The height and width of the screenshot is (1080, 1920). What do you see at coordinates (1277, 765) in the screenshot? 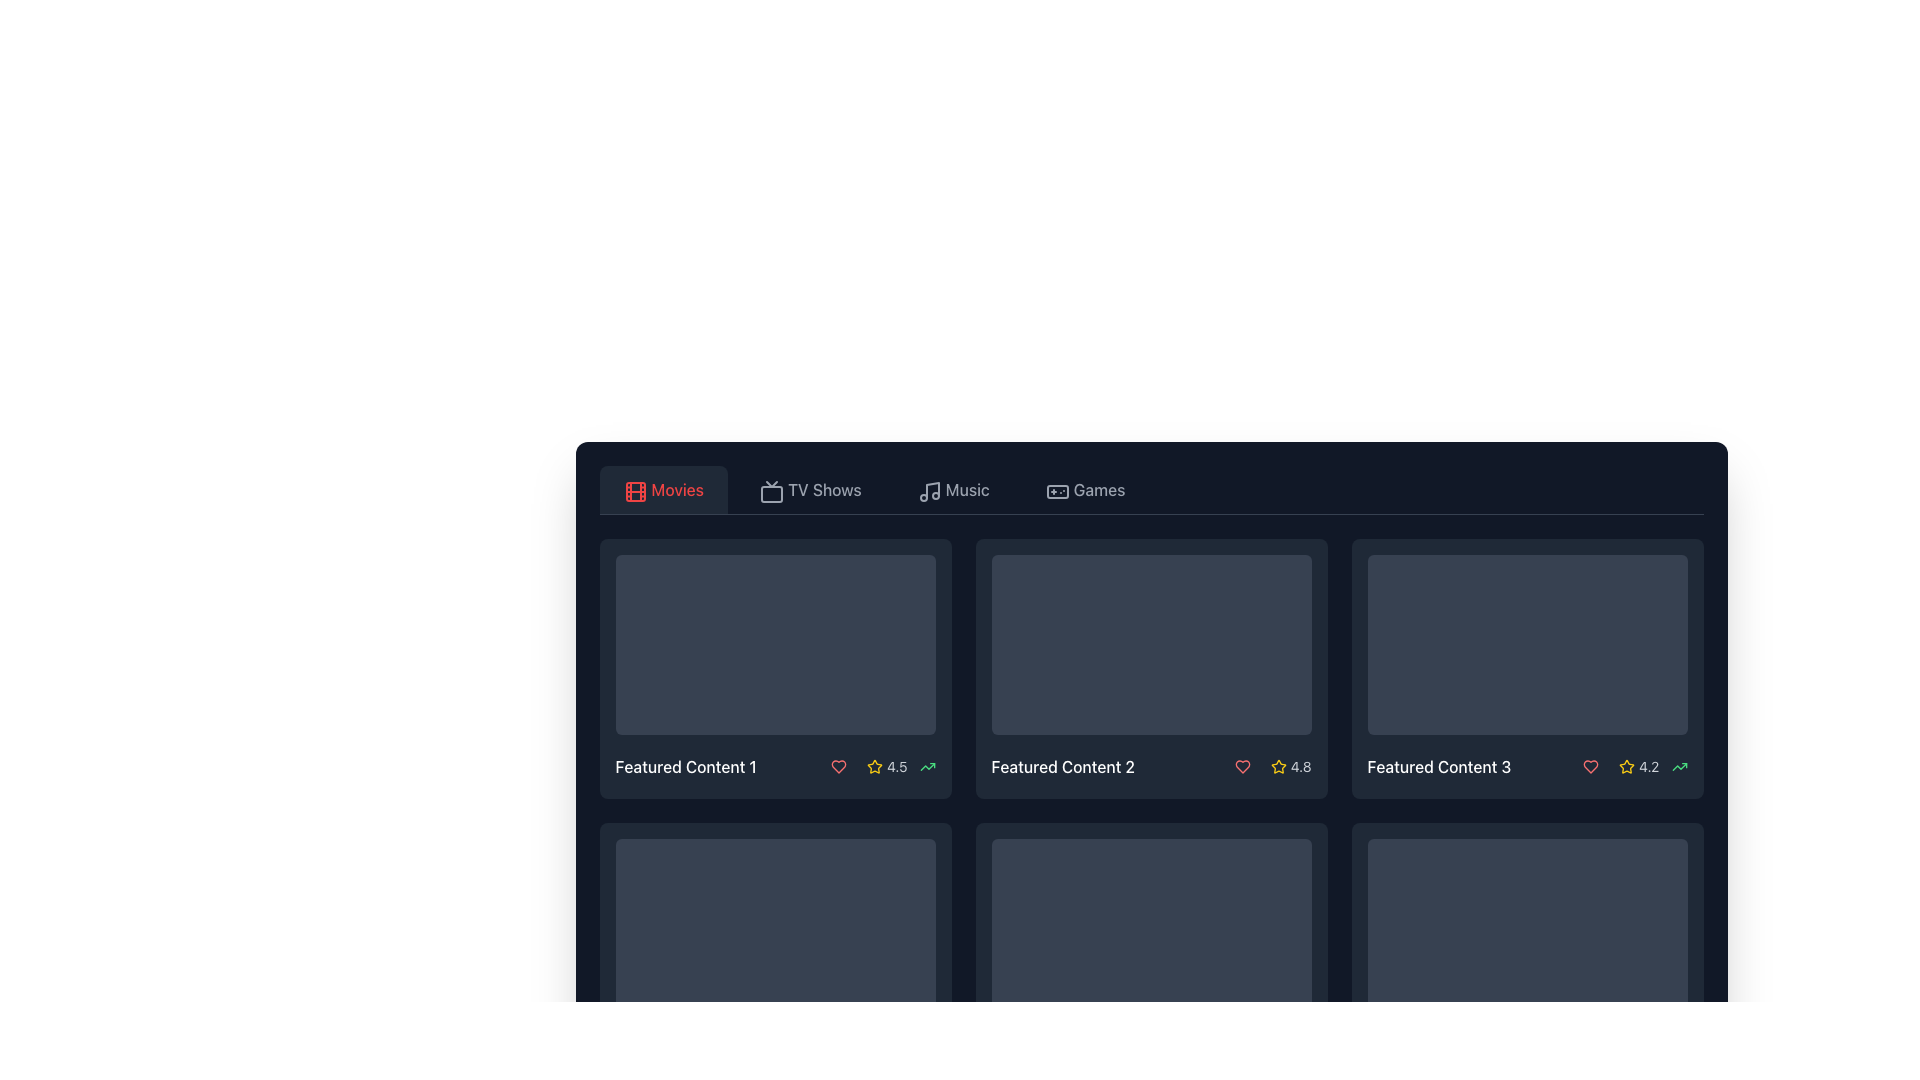
I see `the star-shaped icon representing the rating value for 'Featured Content 2', which is located next to the heart-shaped 'like' icon and the numeric rating '4.8'` at bounding box center [1277, 765].